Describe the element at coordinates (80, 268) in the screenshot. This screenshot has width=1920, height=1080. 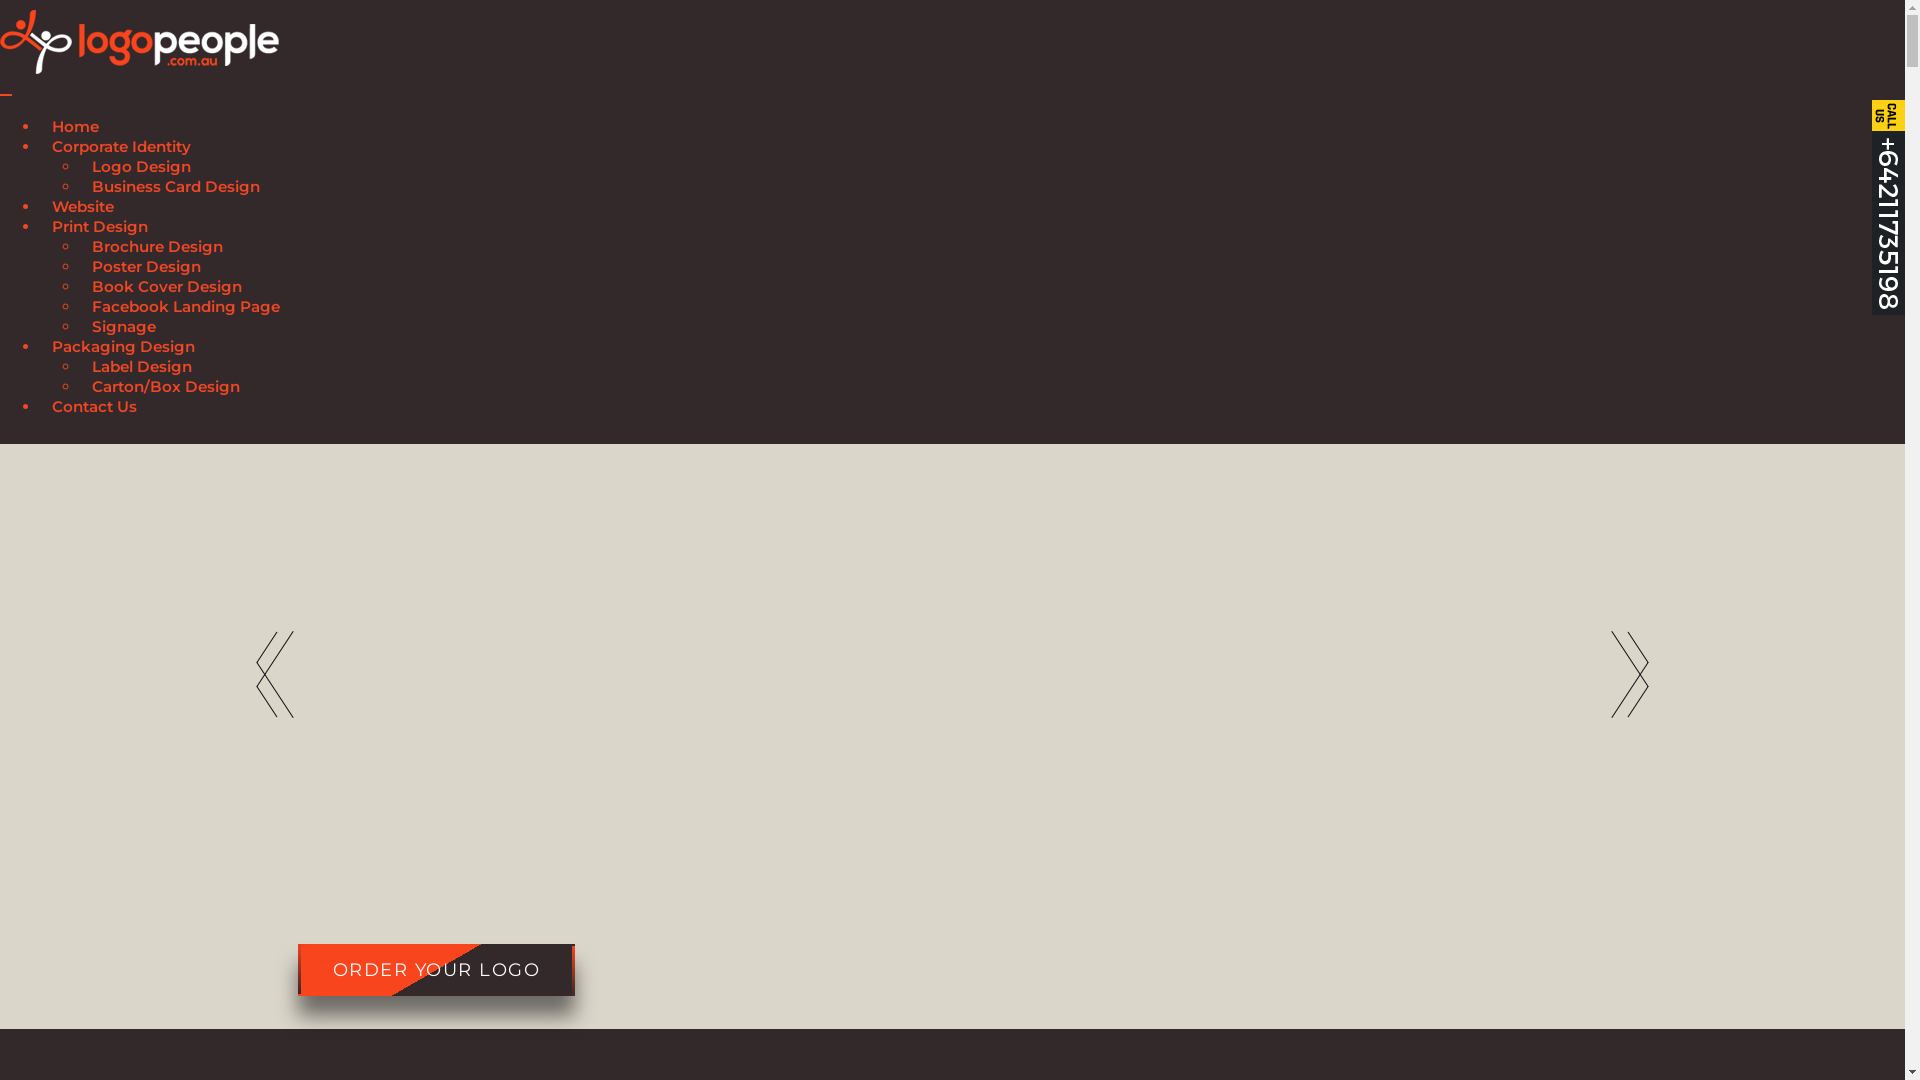
I see `'Poster Design'` at that location.